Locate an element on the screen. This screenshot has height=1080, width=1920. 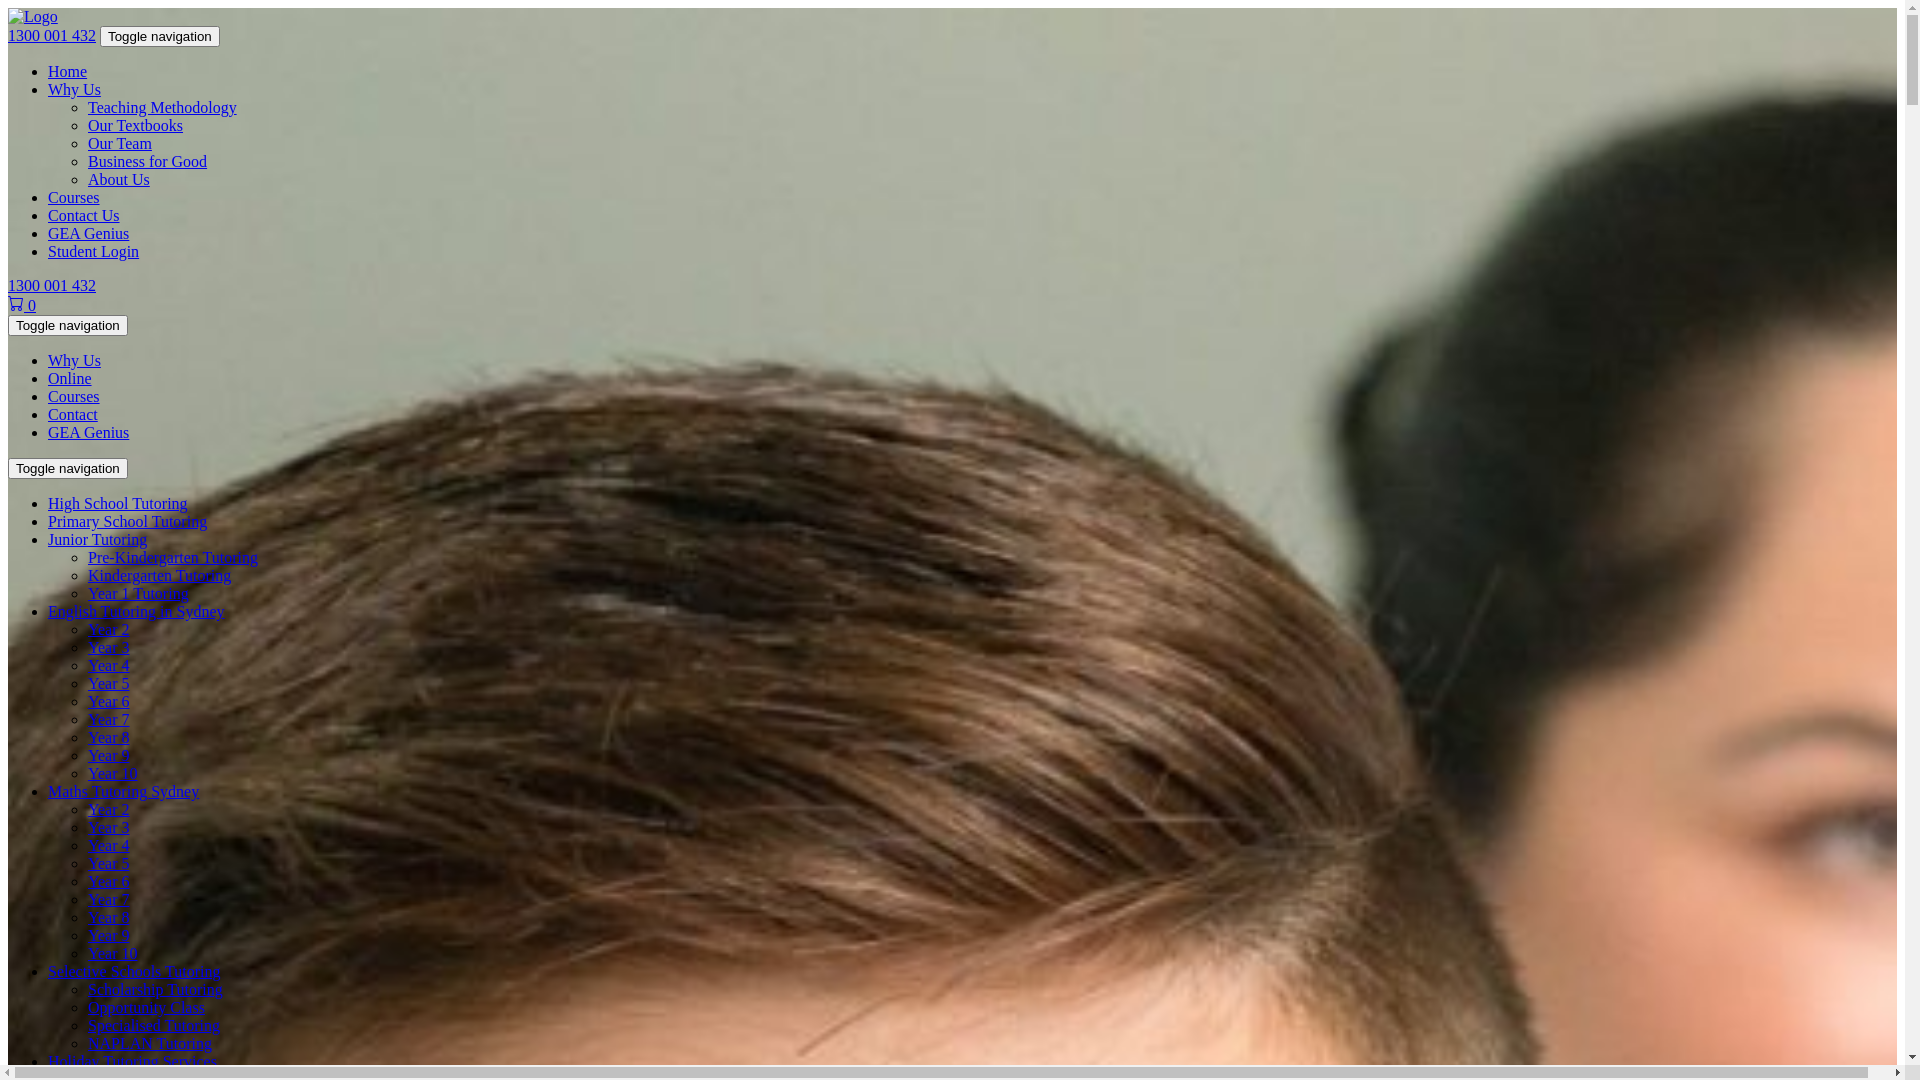
'Business for Good' is located at coordinates (146, 160).